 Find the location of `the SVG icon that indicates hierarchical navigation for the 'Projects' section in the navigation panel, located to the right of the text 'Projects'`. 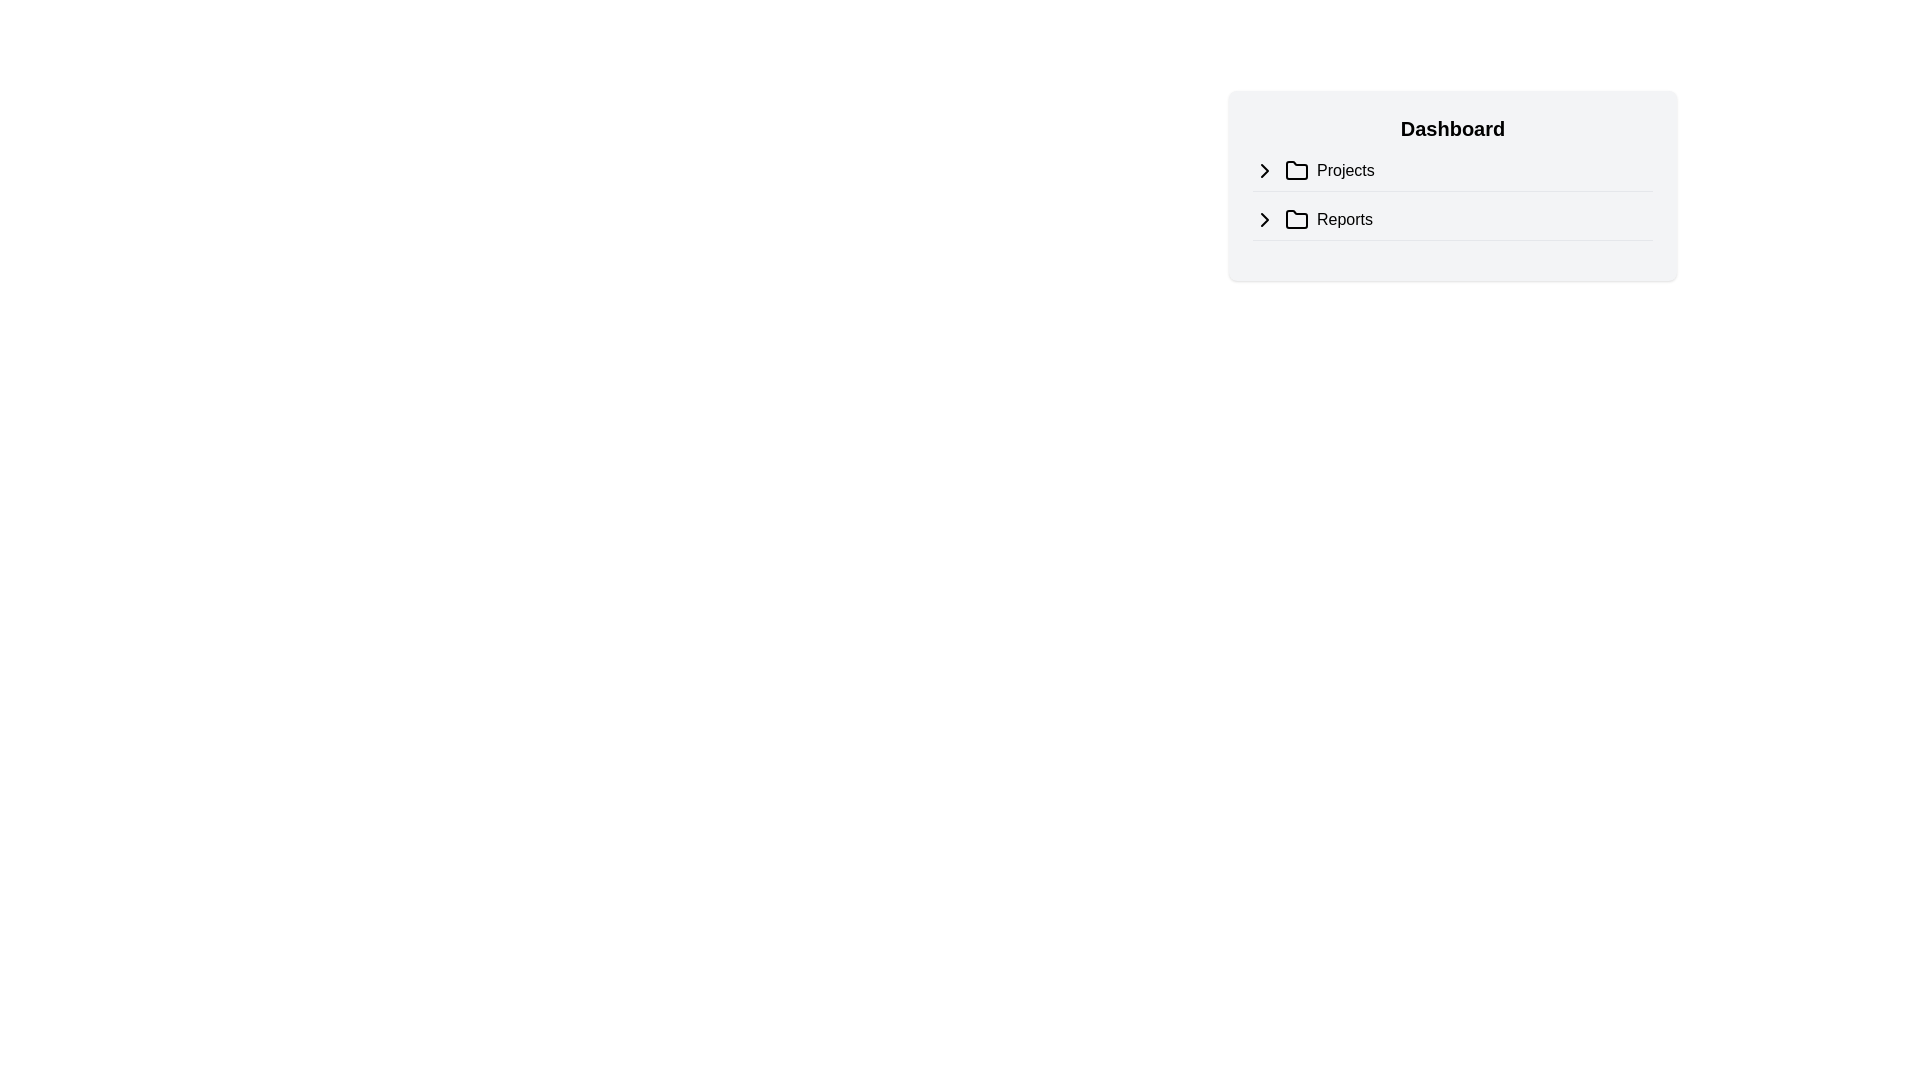

the SVG icon that indicates hierarchical navigation for the 'Projects' section in the navigation panel, located to the right of the text 'Projects' is located at coordinates (1264, 169).